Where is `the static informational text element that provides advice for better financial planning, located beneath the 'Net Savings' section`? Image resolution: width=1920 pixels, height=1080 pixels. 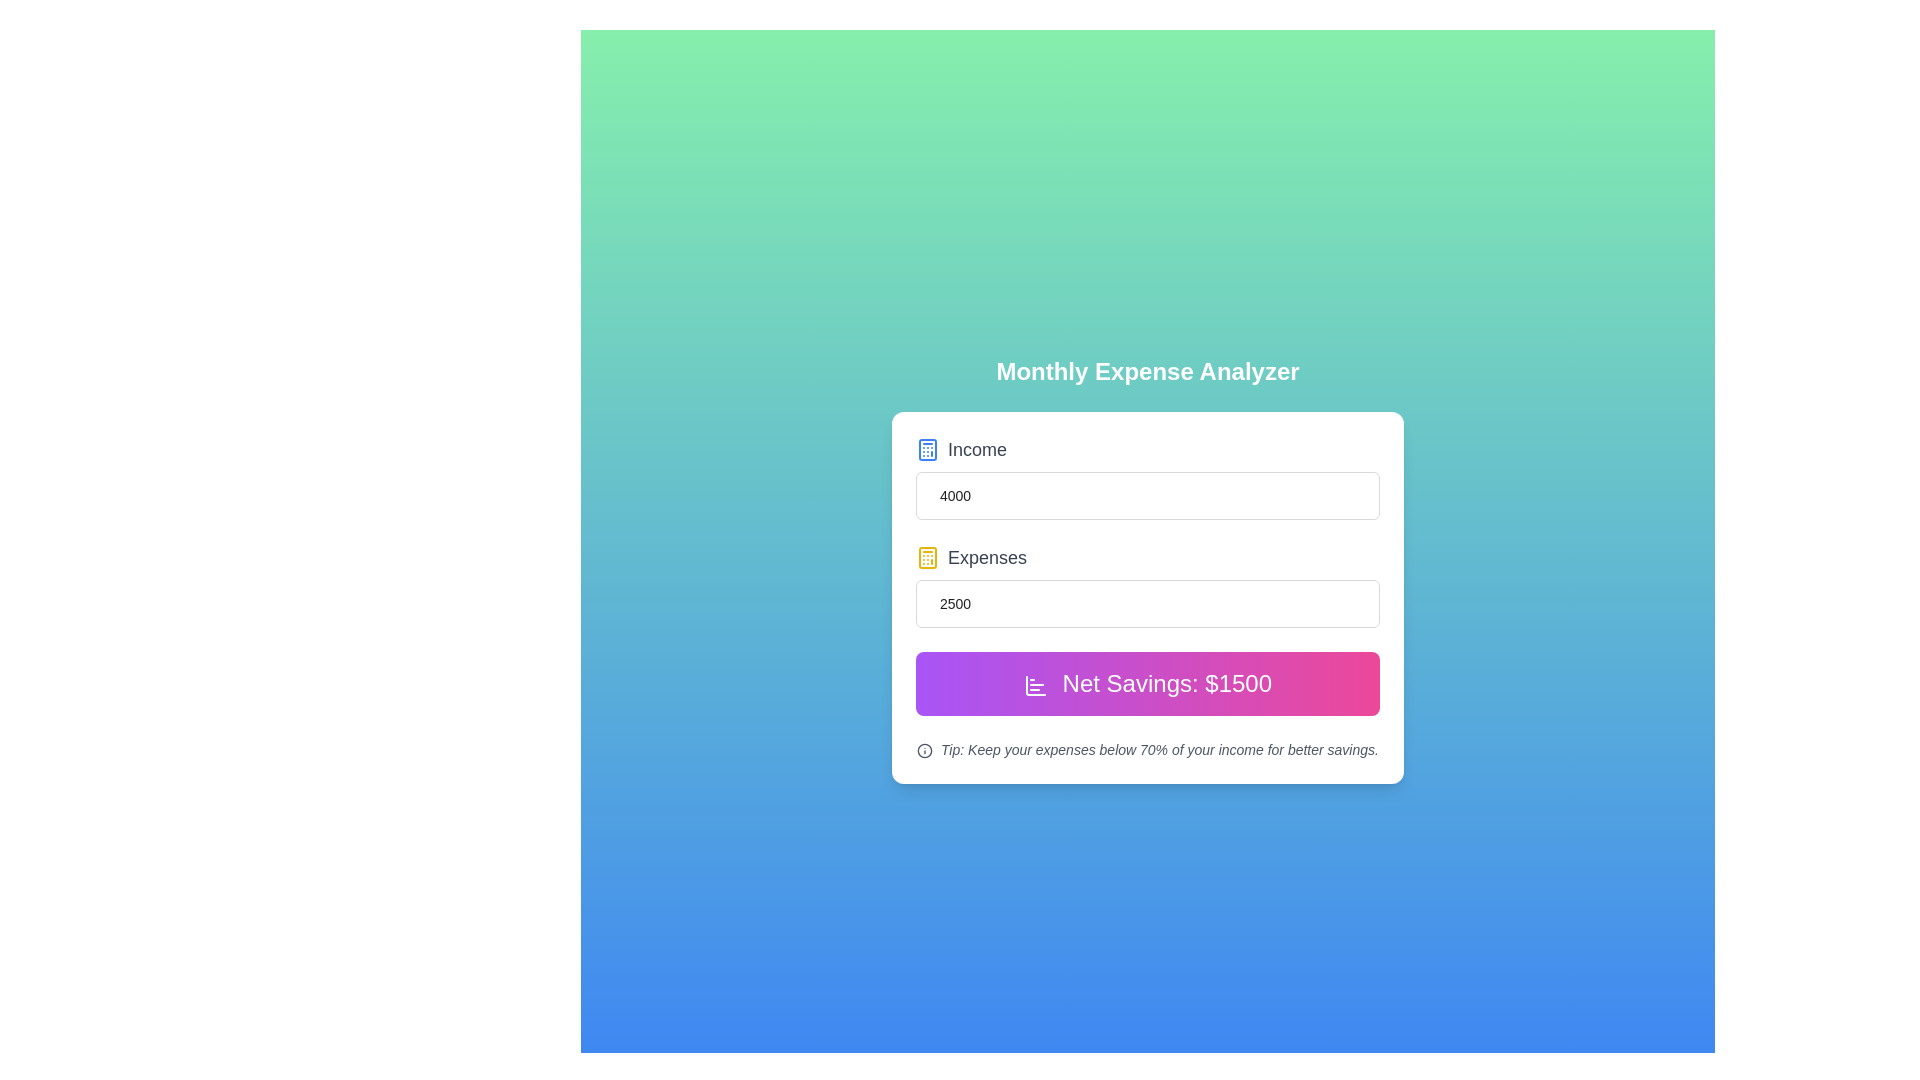
the static informational text element that provides advice for better financial planning, located beneath the 'Net Savings' section is located at coordinates (1147, 749).